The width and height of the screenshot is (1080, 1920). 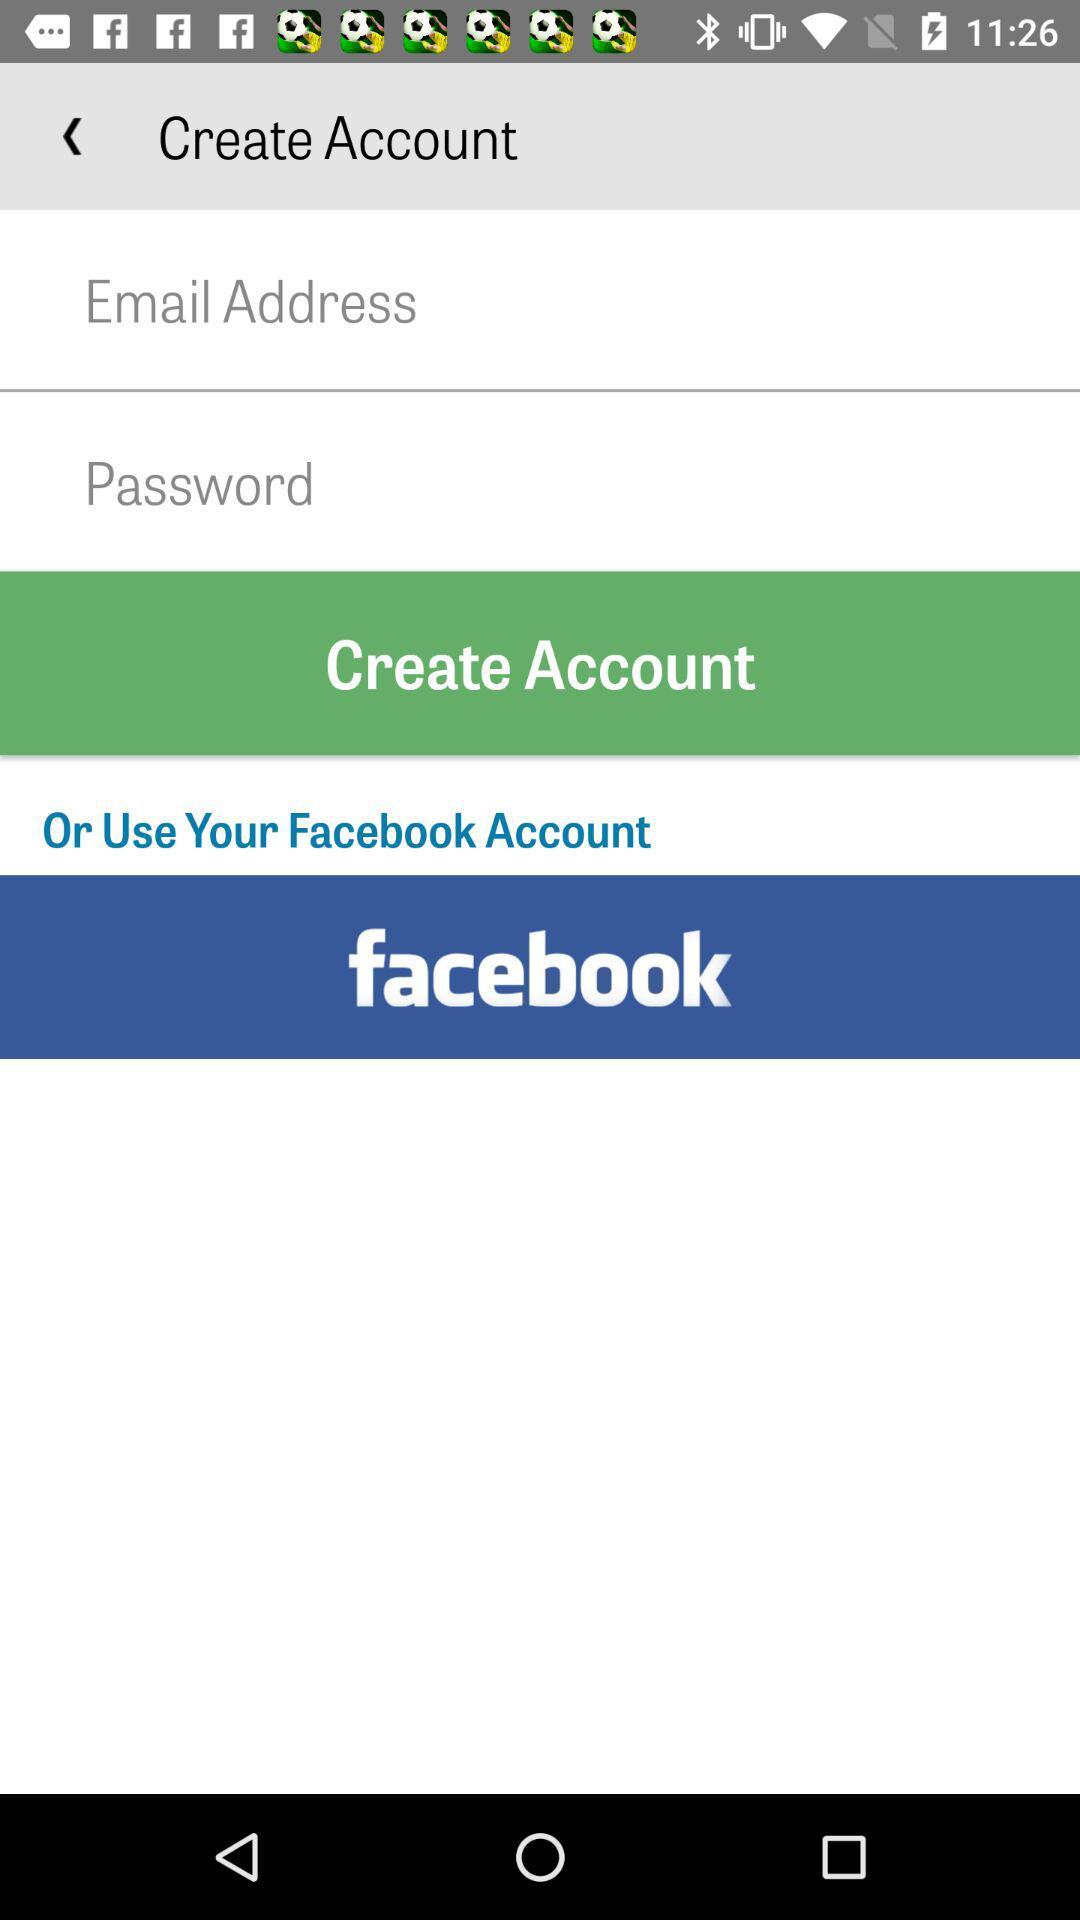 I want to click on email address, so click(x=582, y=298).